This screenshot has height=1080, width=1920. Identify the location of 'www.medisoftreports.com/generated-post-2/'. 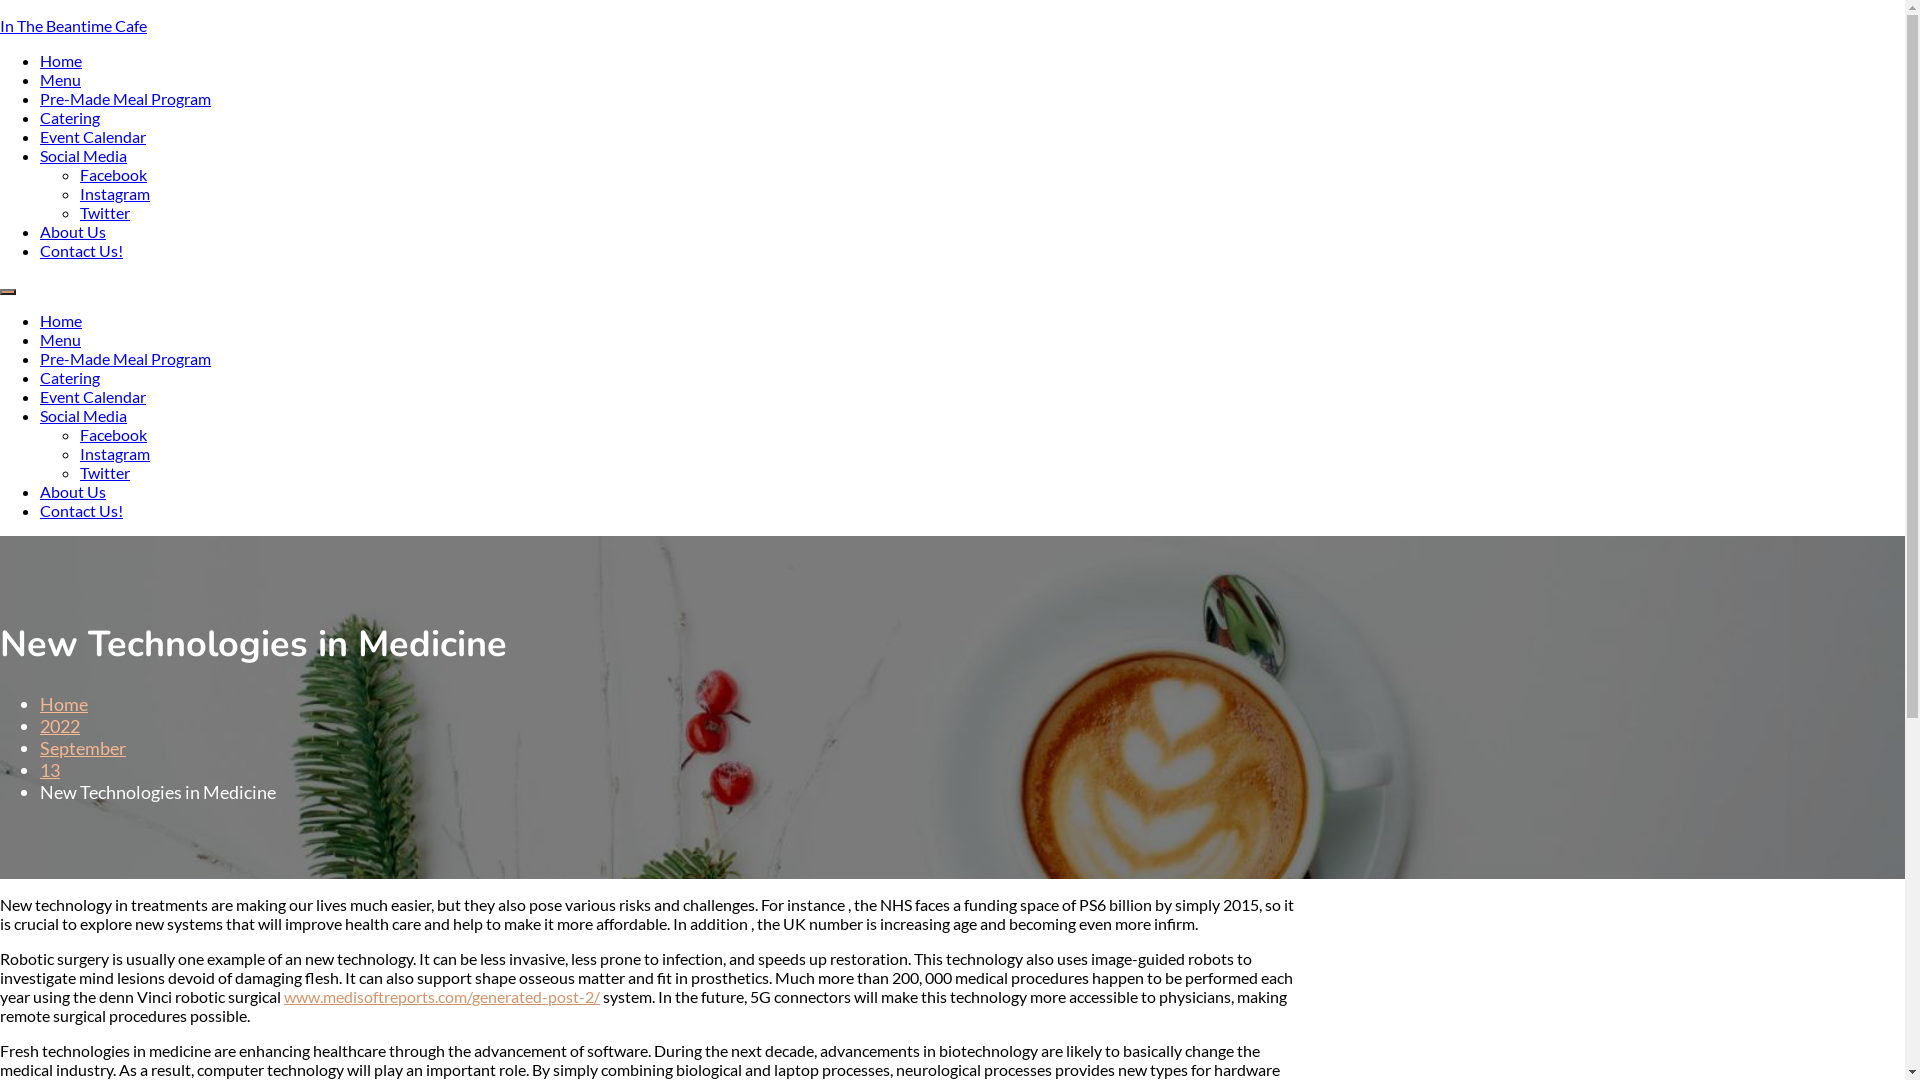
(440, 996).